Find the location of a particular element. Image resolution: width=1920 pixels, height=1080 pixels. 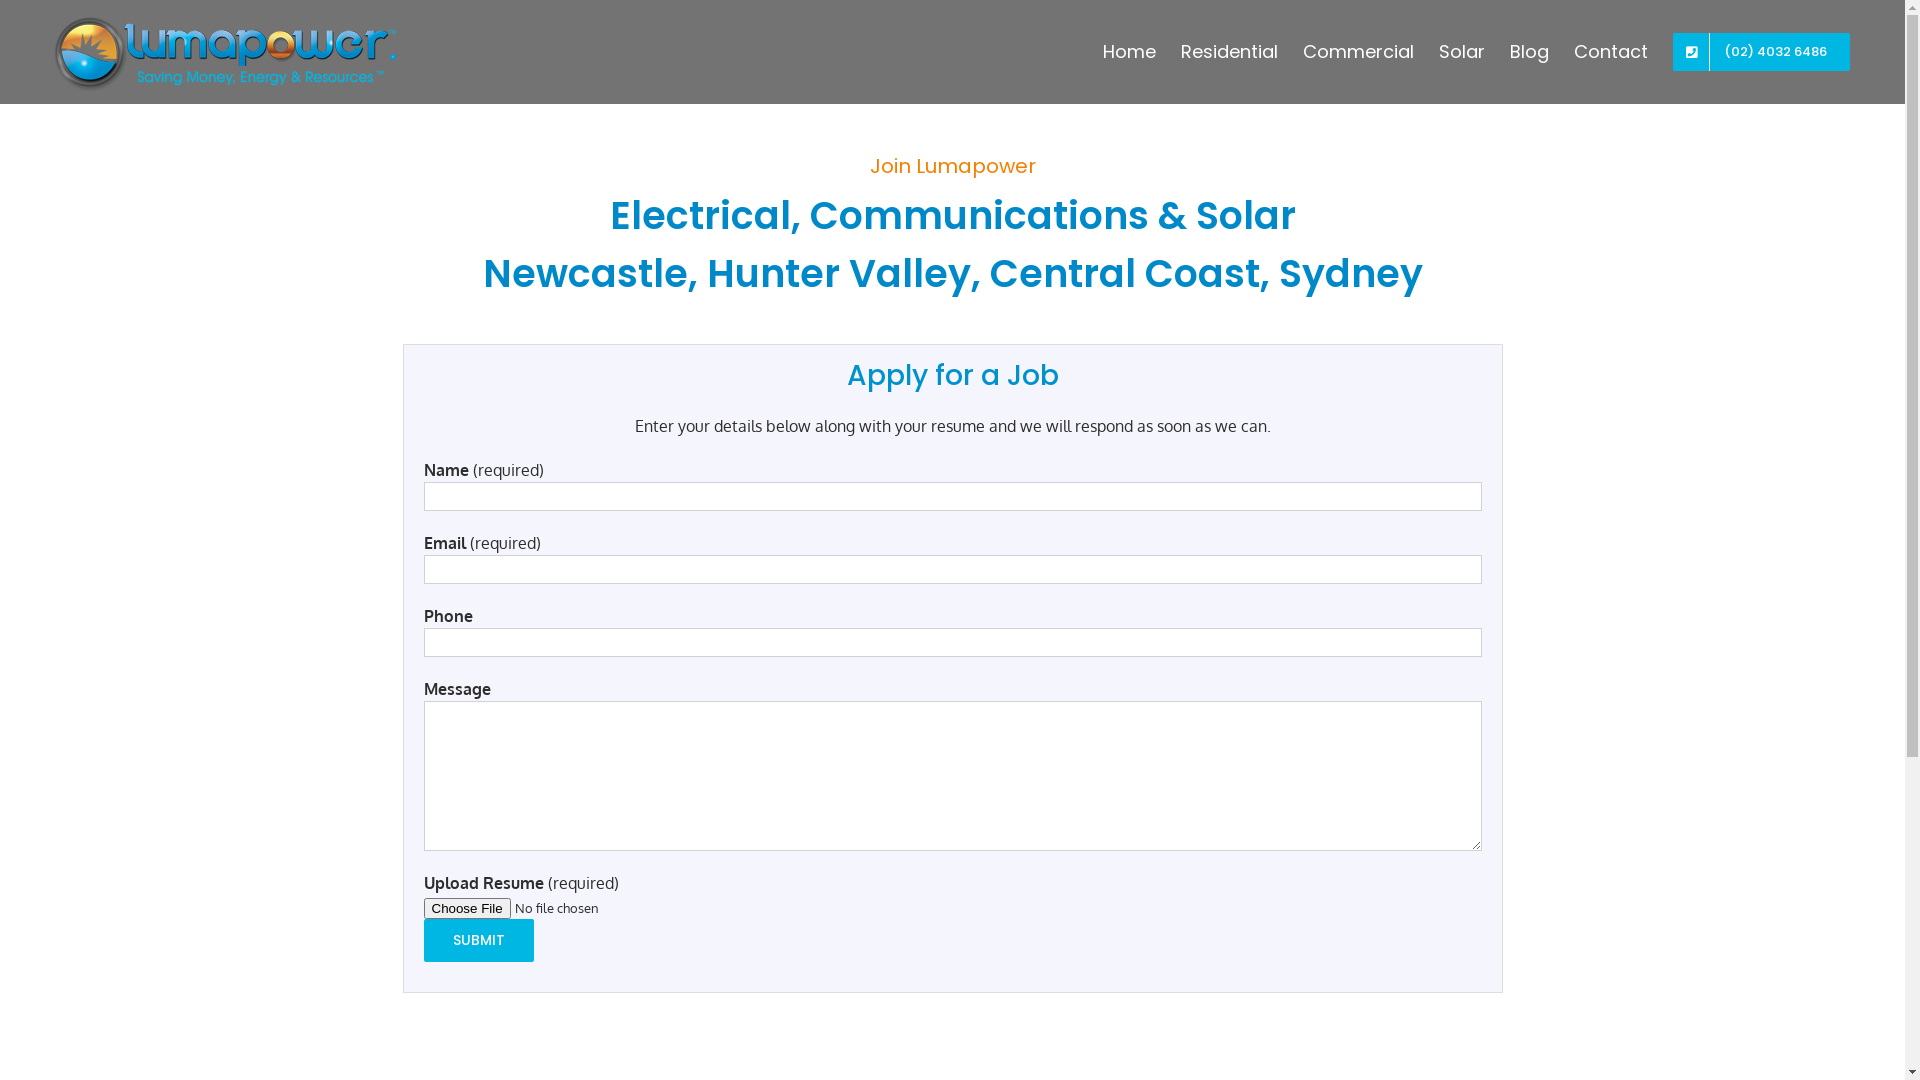

'Home' is located at coordinates (1102, 50).